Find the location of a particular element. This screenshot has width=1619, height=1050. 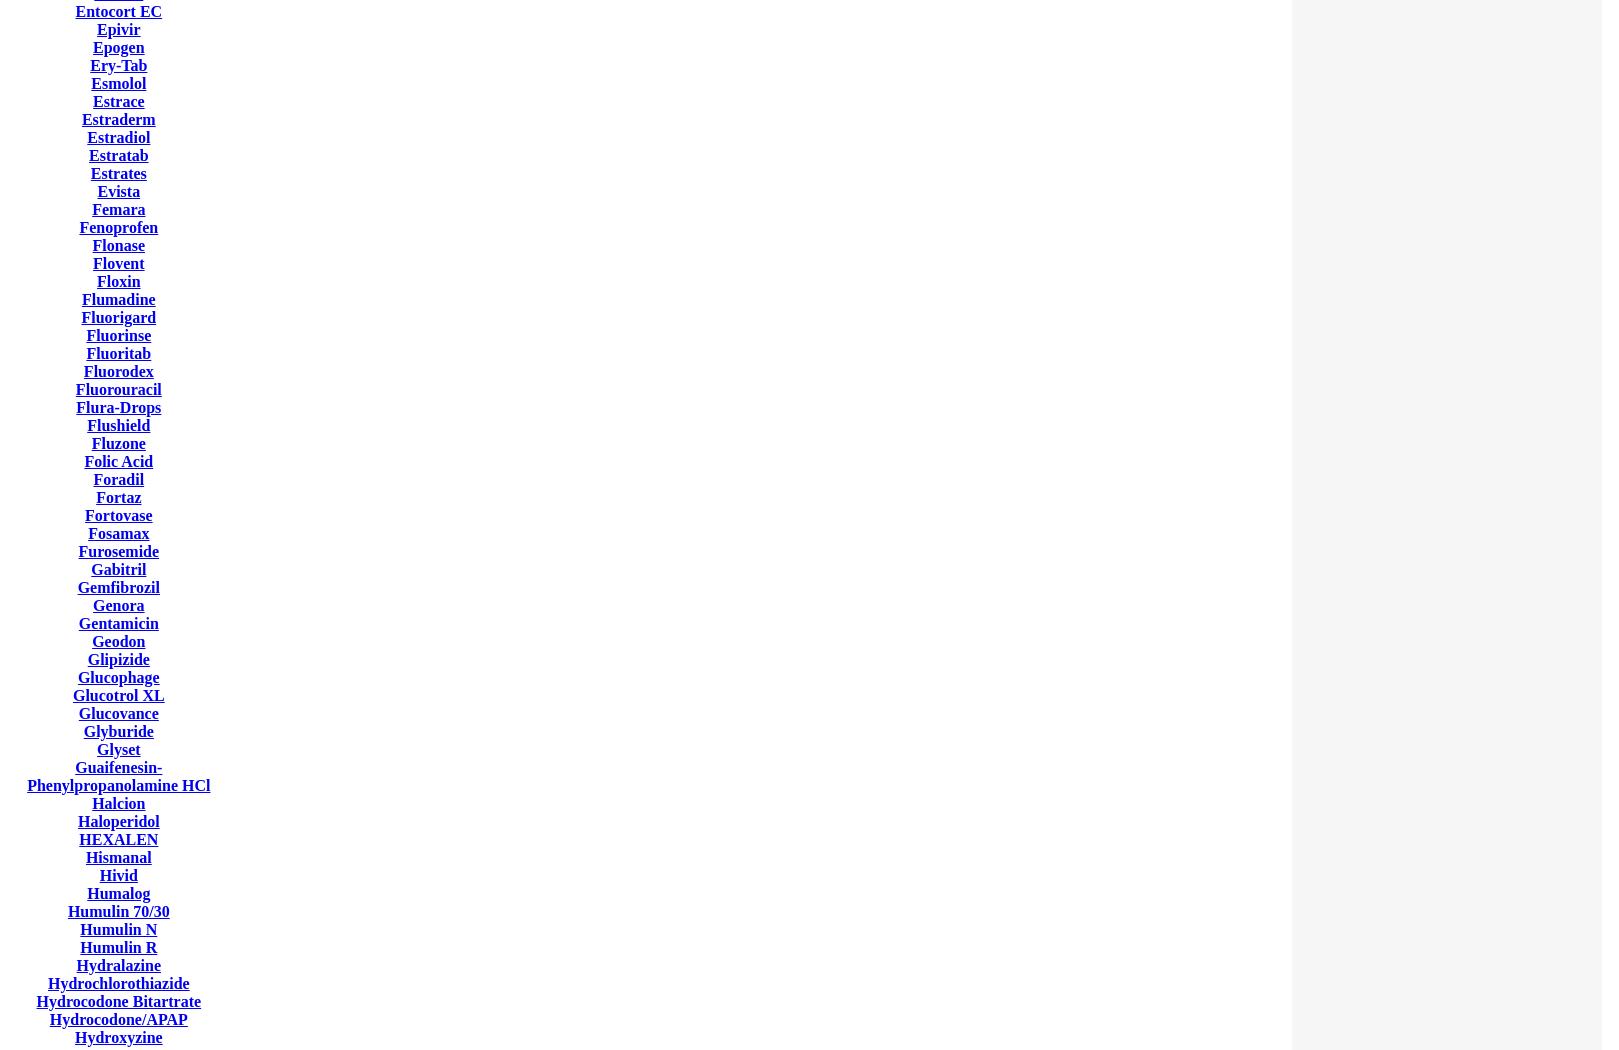

'Femara' is located at coordinates (118, 208).